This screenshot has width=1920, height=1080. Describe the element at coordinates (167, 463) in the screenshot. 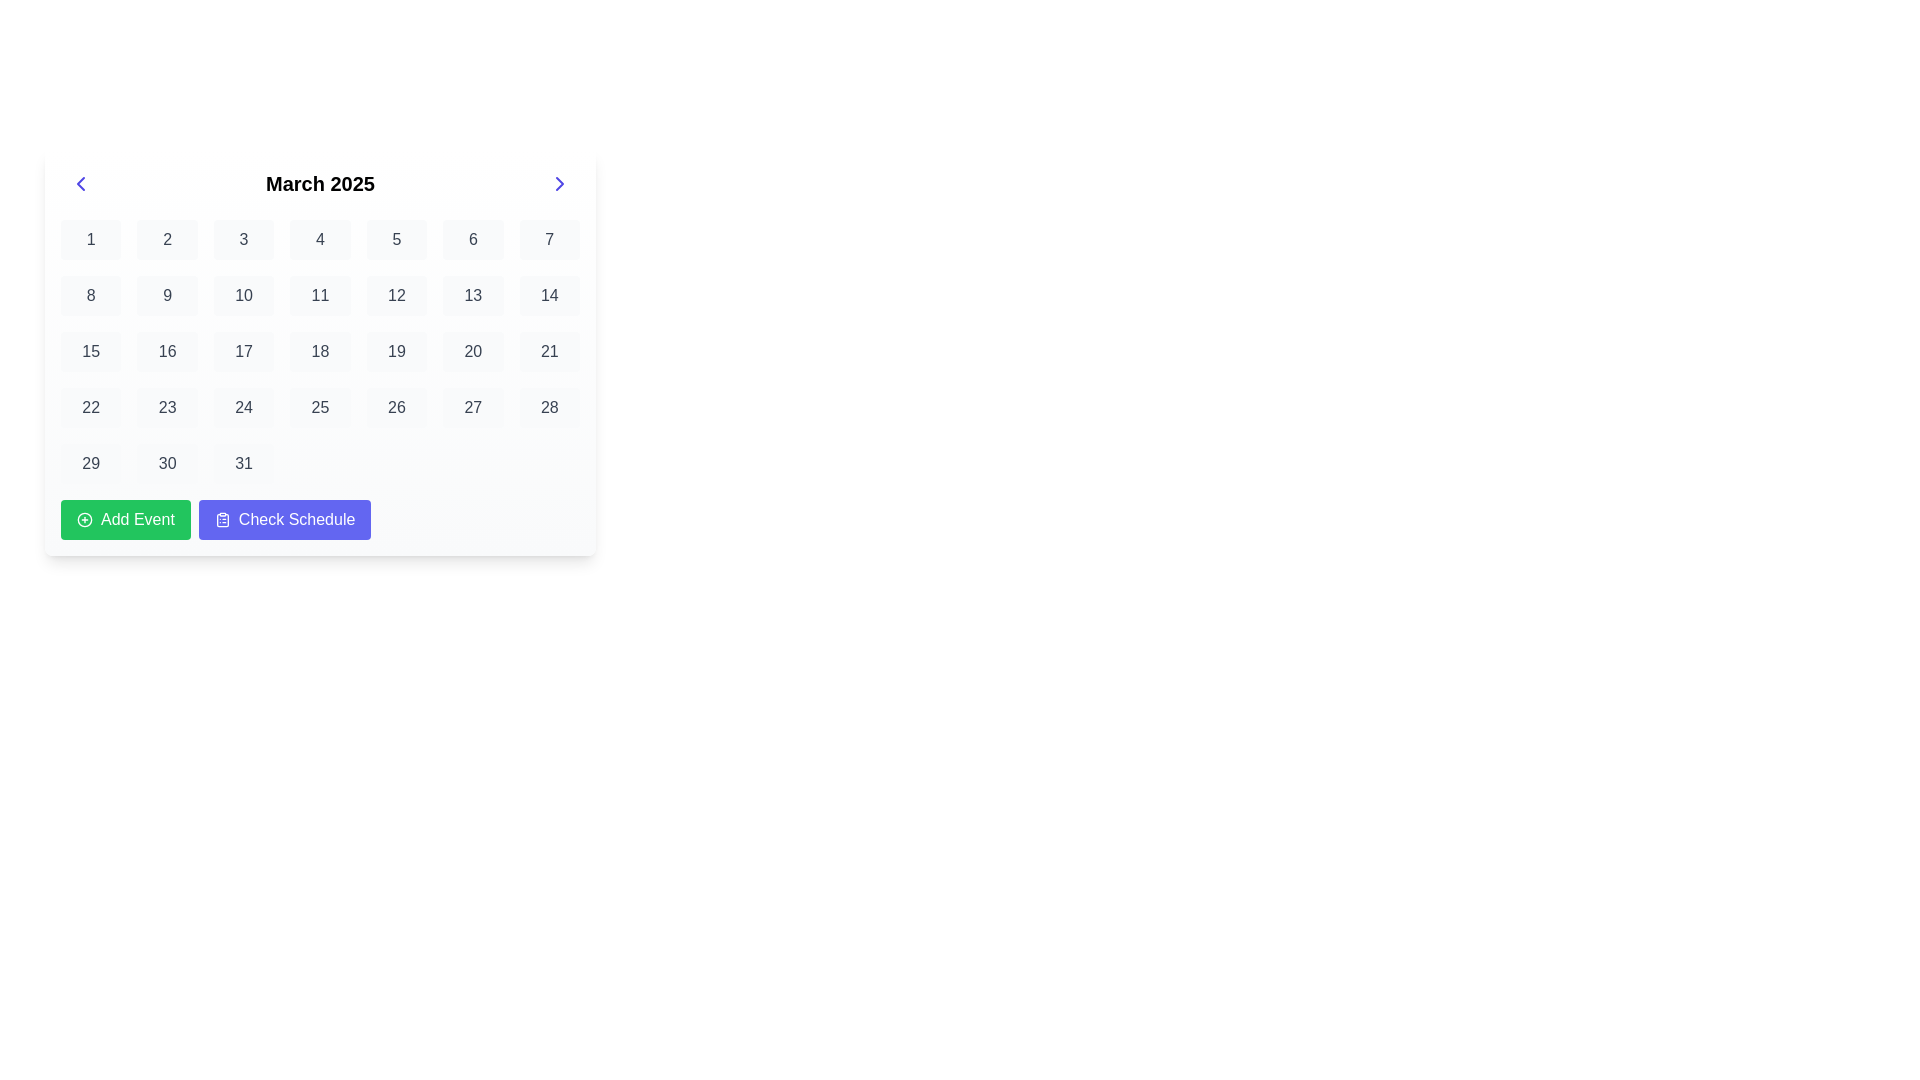

I see `the Text button representing the 30th day in the calendar` at that location.